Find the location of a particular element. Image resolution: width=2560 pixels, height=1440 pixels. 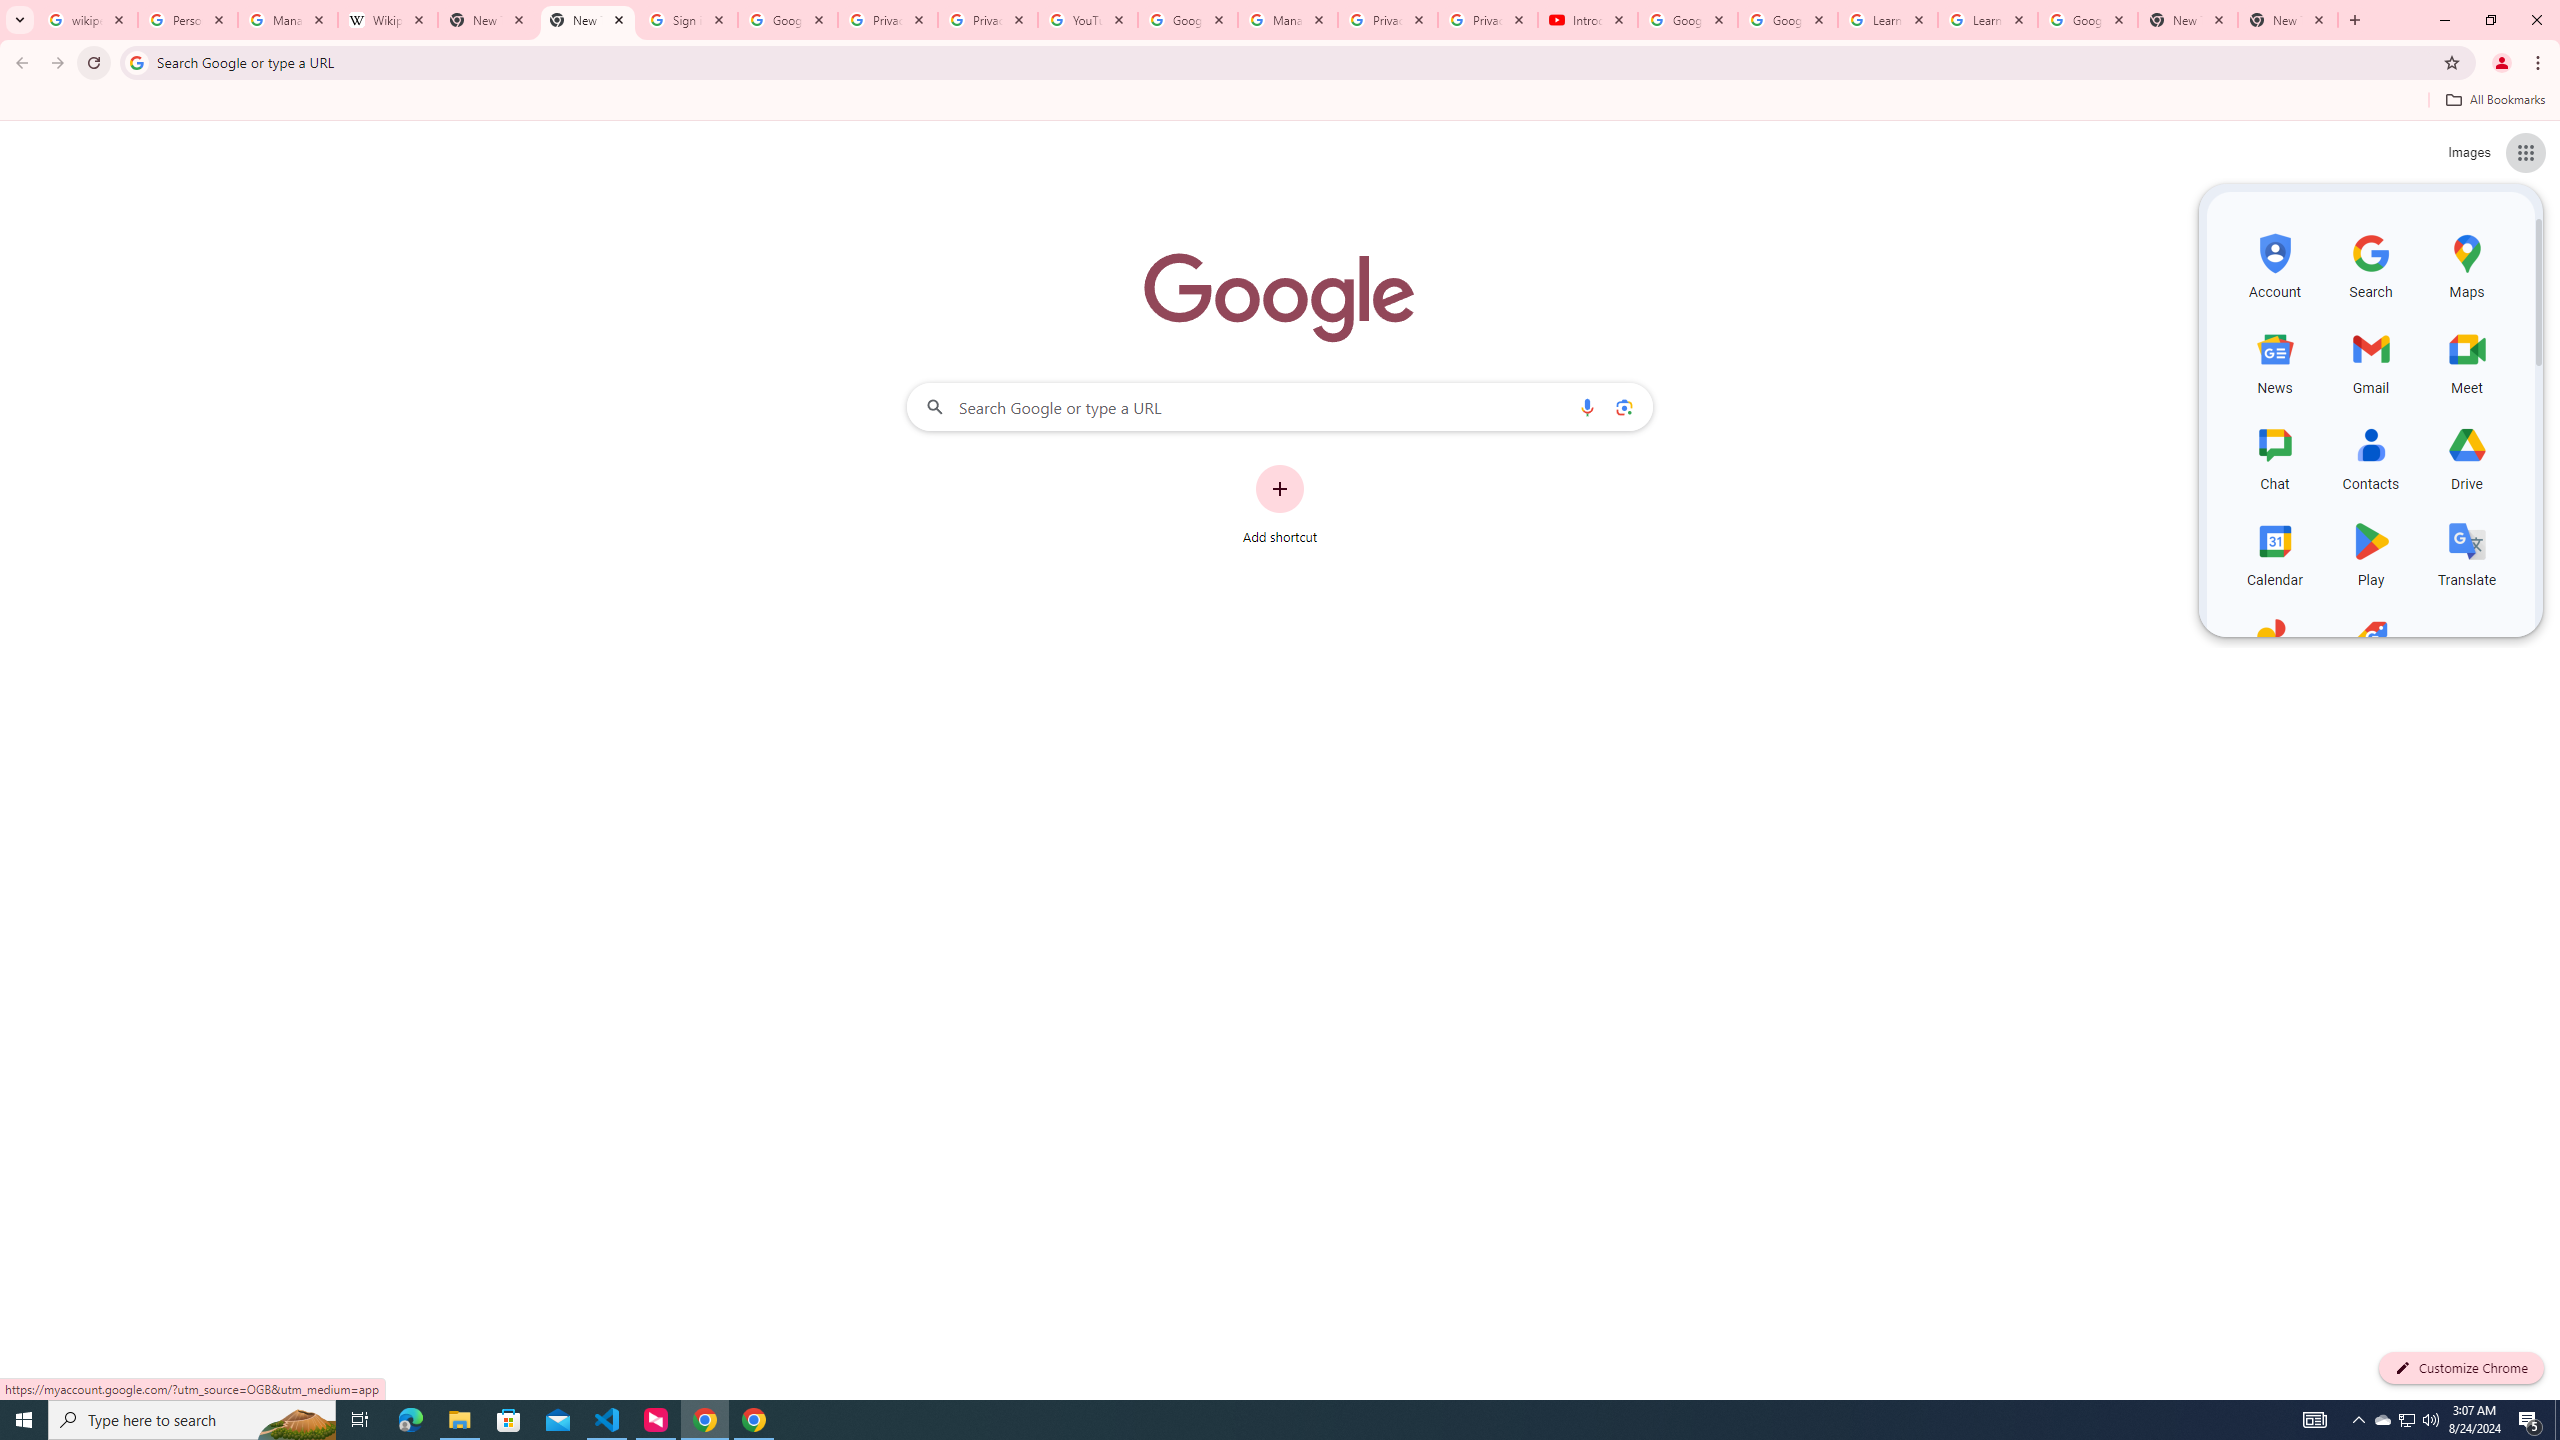

'Account, row 1 of 5 and column 1 of 3 in the first section' is located at coordinates (2274, 263).